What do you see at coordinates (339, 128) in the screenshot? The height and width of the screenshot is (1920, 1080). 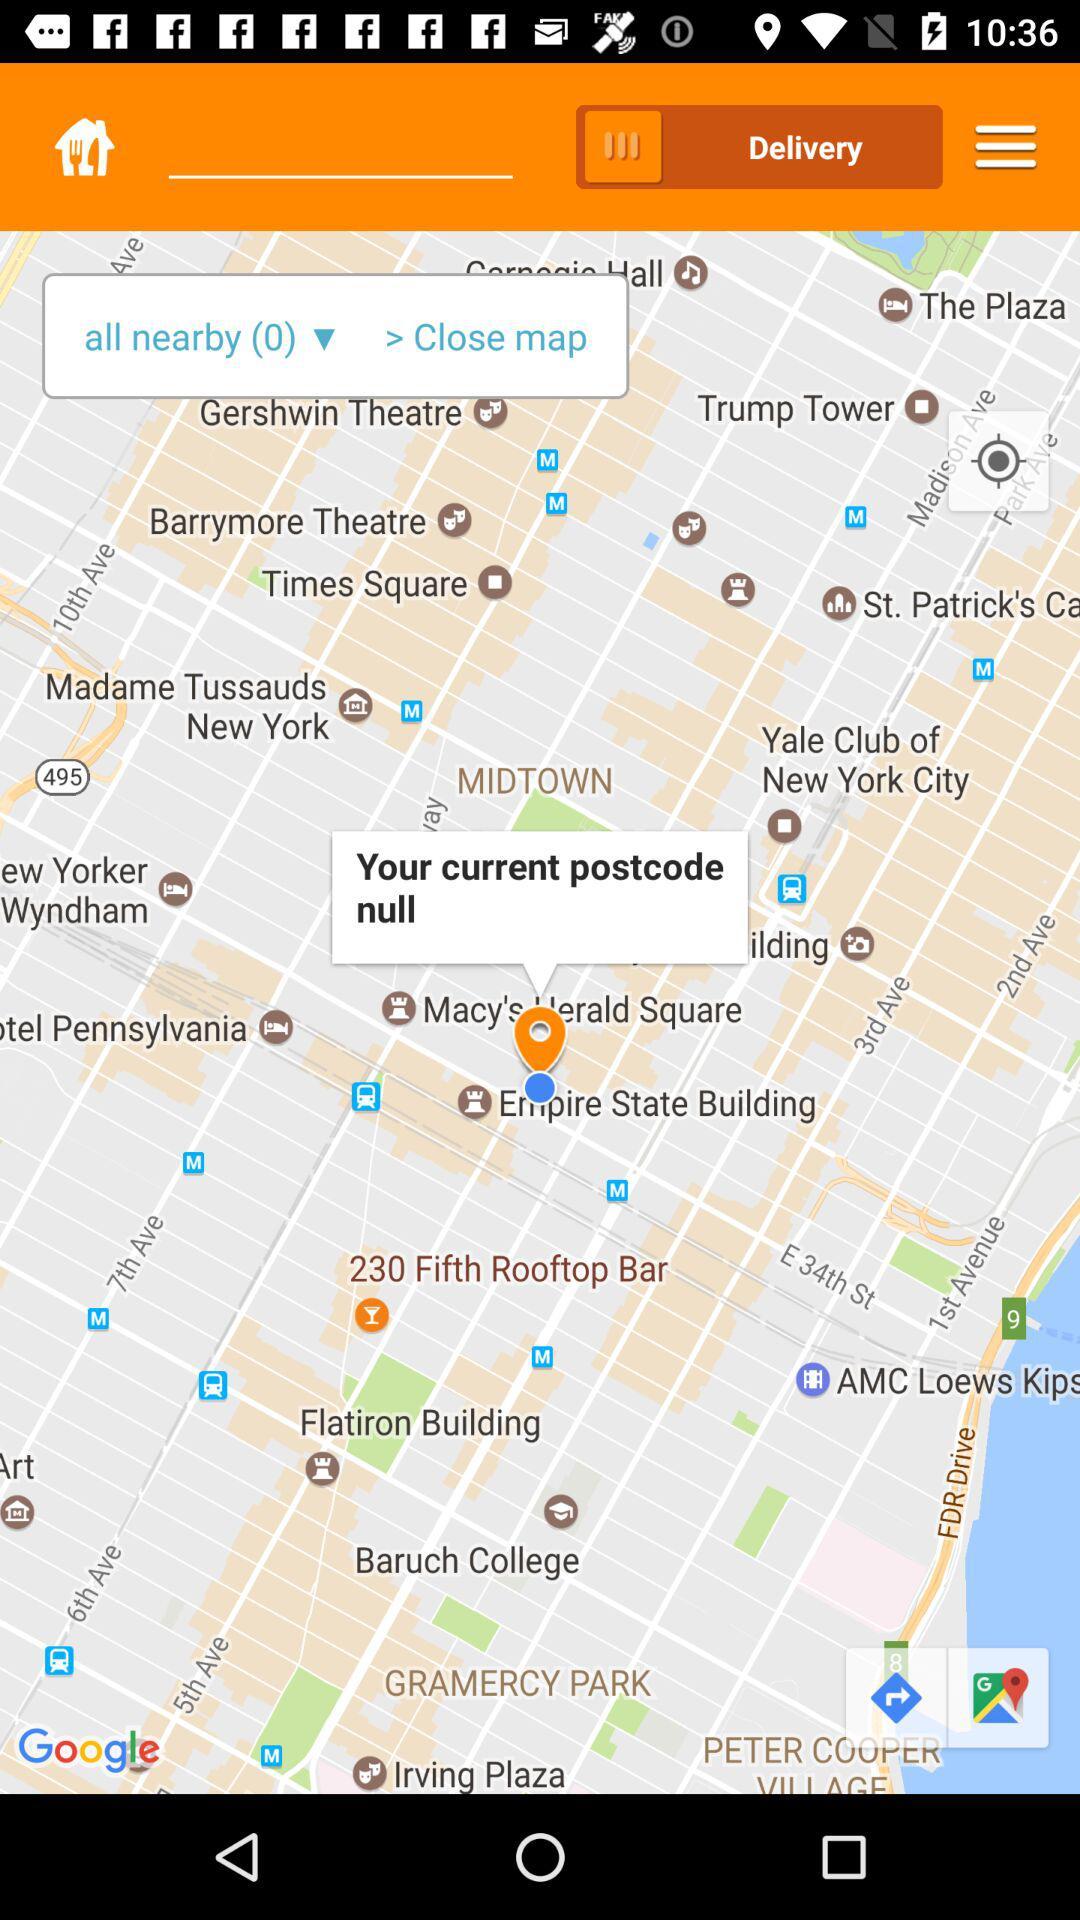 I see `item next to pickup item` at bounding box center [339, 128].